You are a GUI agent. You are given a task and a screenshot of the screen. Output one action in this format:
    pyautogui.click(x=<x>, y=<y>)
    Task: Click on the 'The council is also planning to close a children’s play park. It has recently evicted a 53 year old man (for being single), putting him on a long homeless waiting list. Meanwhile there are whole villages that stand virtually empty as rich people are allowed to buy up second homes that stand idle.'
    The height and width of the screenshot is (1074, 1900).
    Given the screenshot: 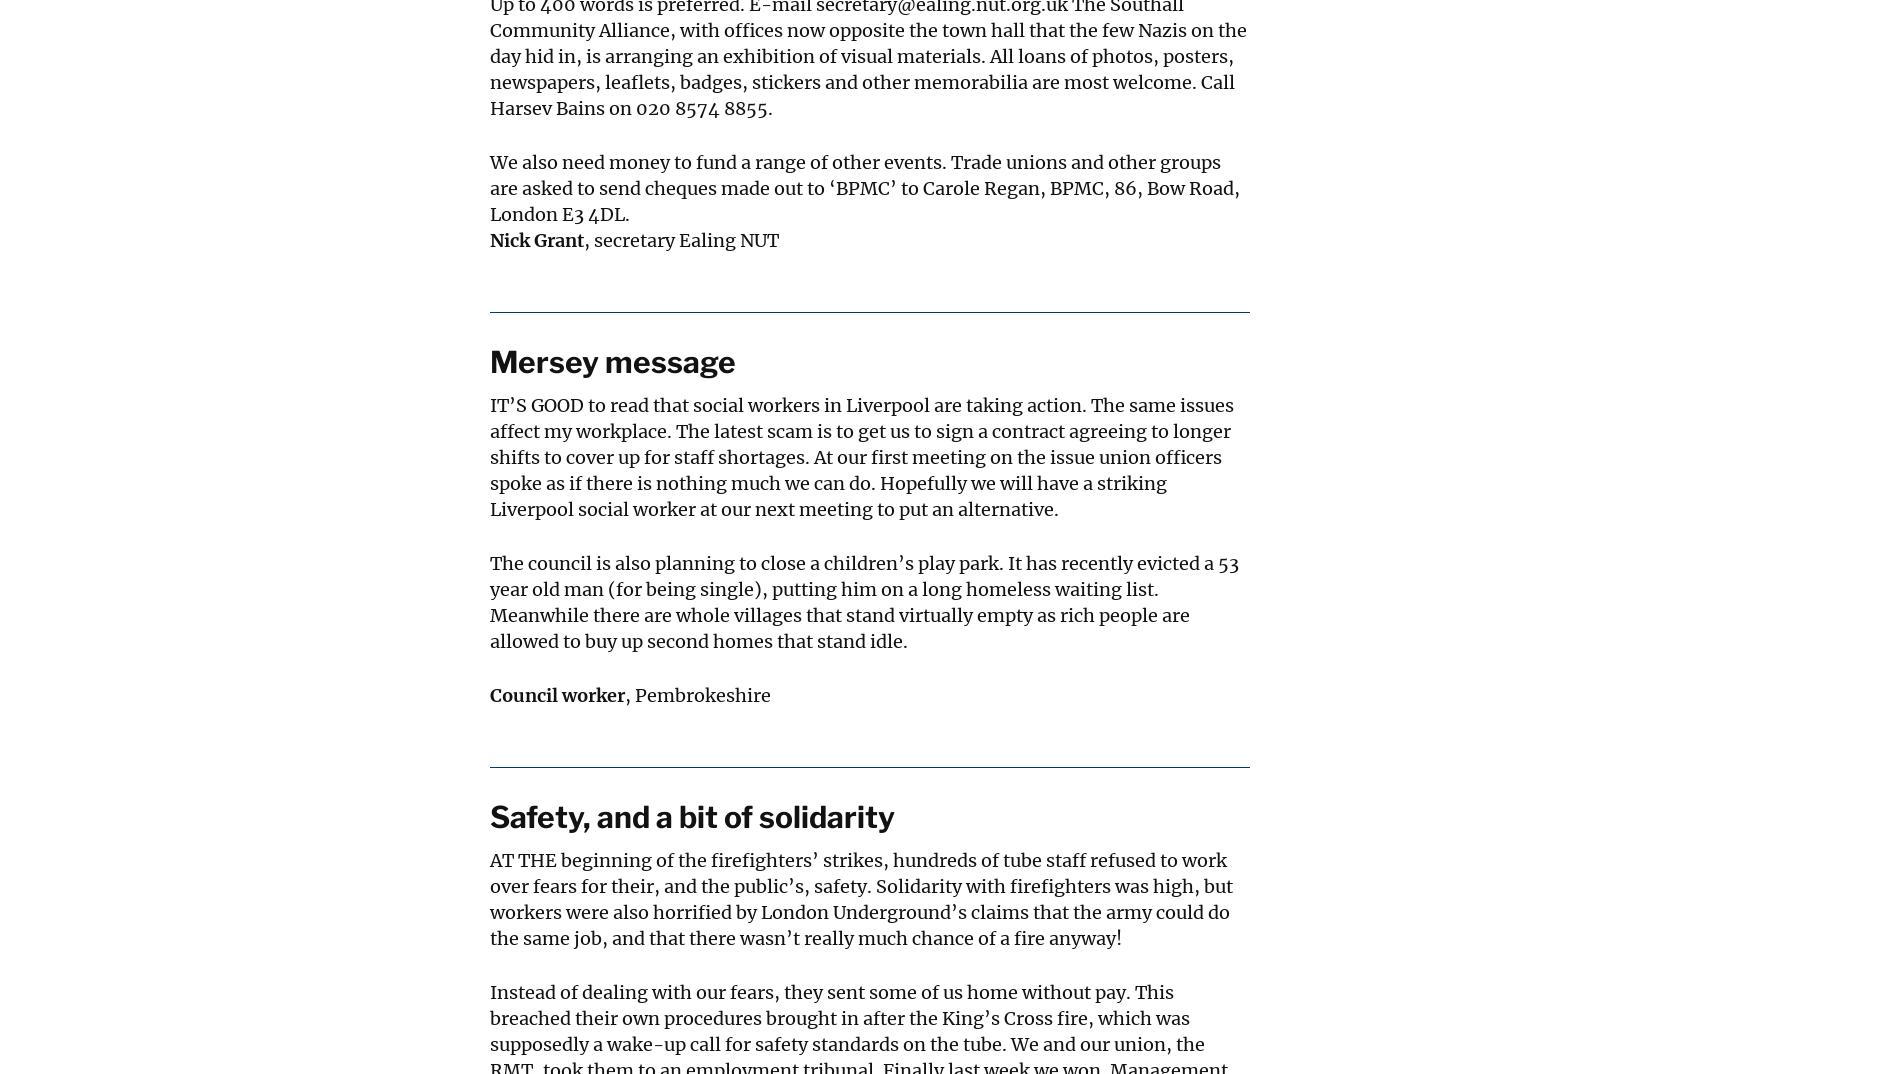 What is the action you would take?
    pyautogui.click(x=863, y=602)
    